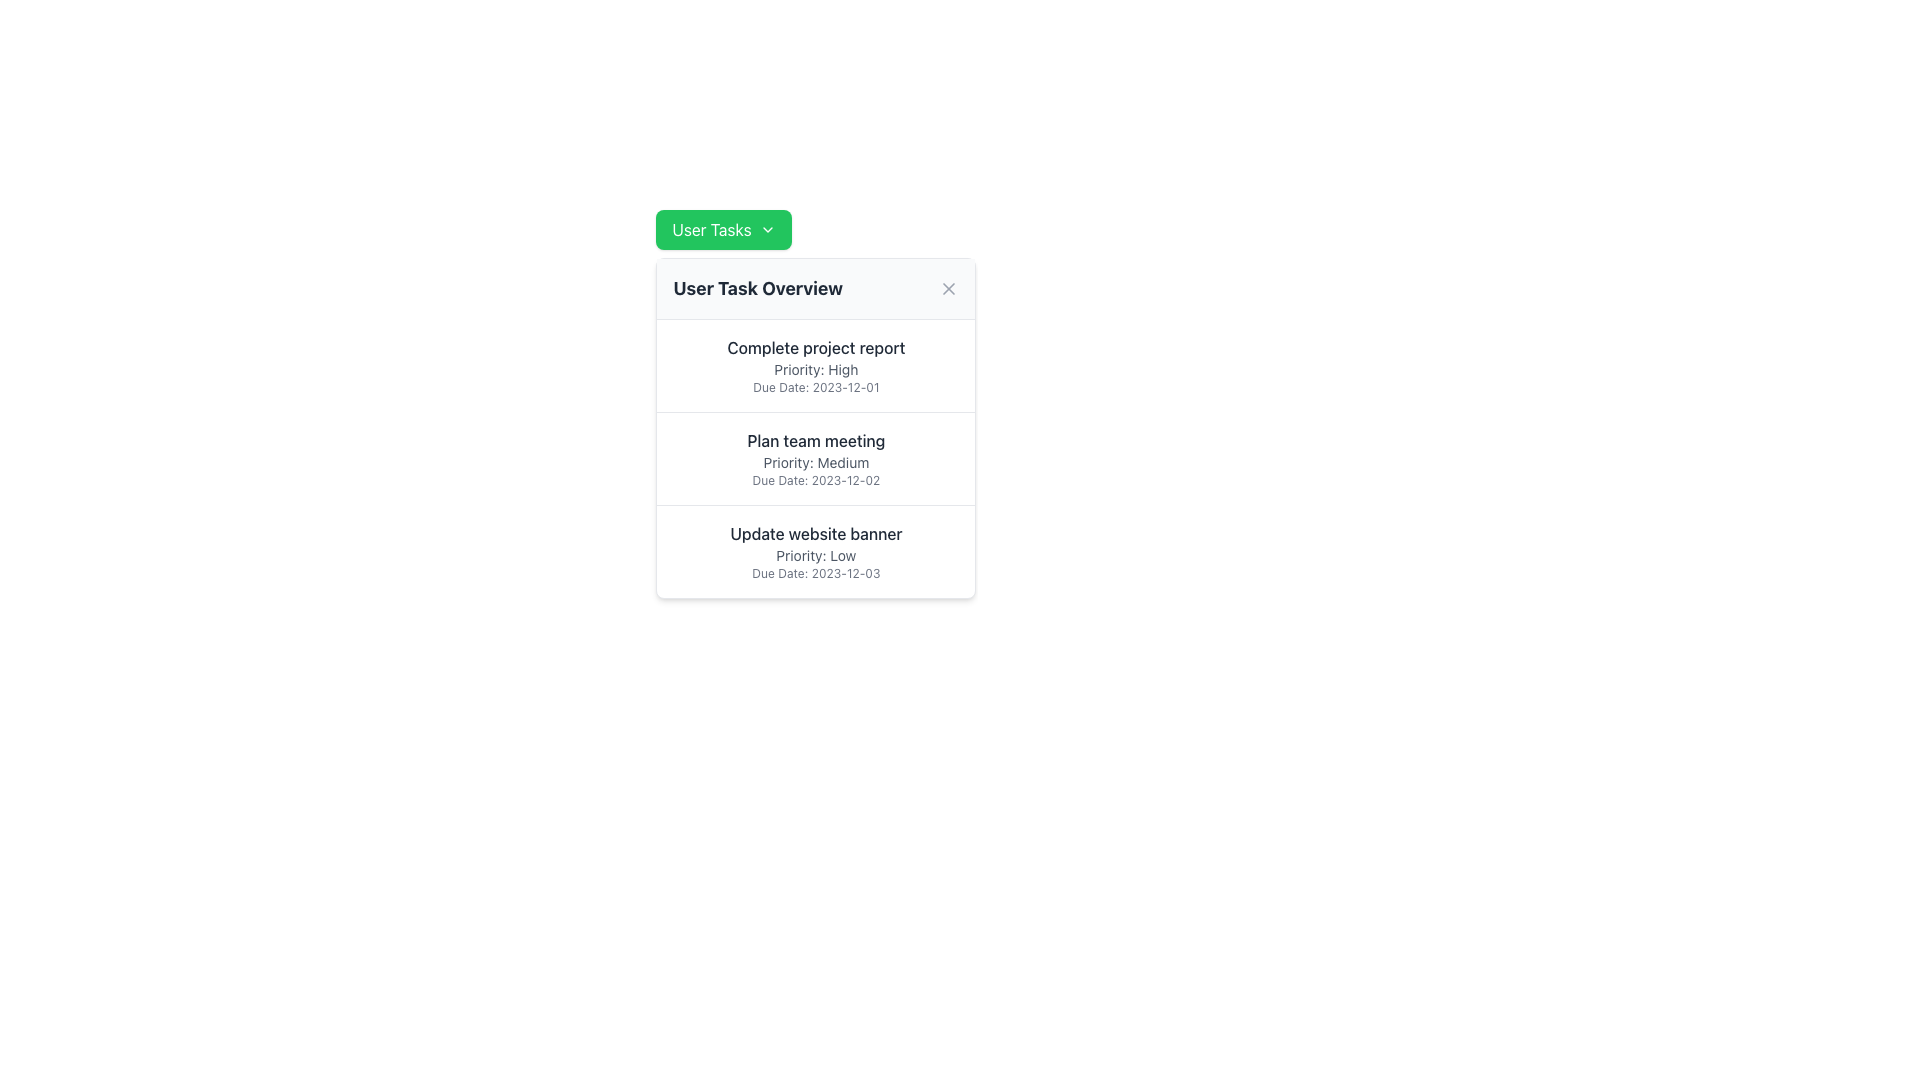  Describe the element at coordinates (816, 439) in the screenshot. I see `the title text component of a task item in the 'User Task Overview' panel, which is positioned above 'Priority: Medium' and 'Due Date: 2023-12-02'` at that location.